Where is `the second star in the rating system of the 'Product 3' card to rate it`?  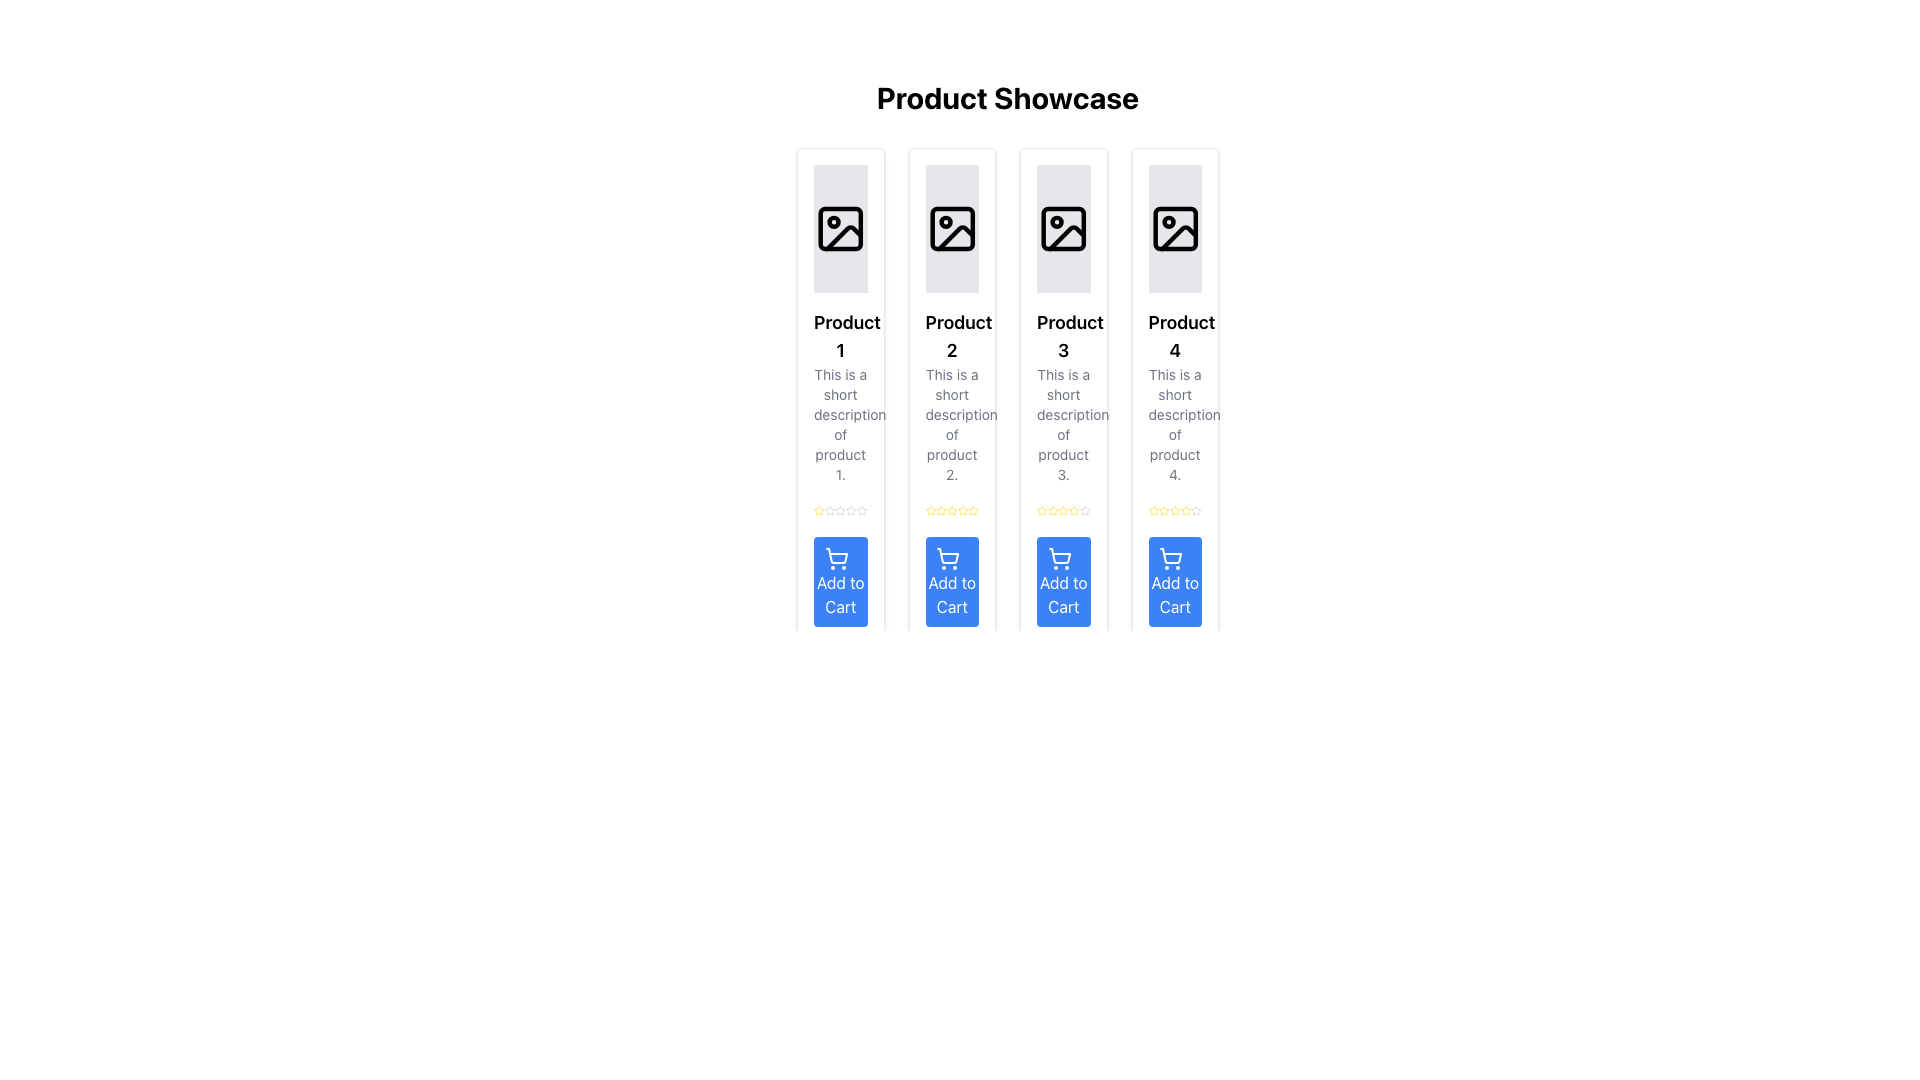 the second star in the rating system of the 'Product 3' card to rate it is located at coordinates (1084, 509).